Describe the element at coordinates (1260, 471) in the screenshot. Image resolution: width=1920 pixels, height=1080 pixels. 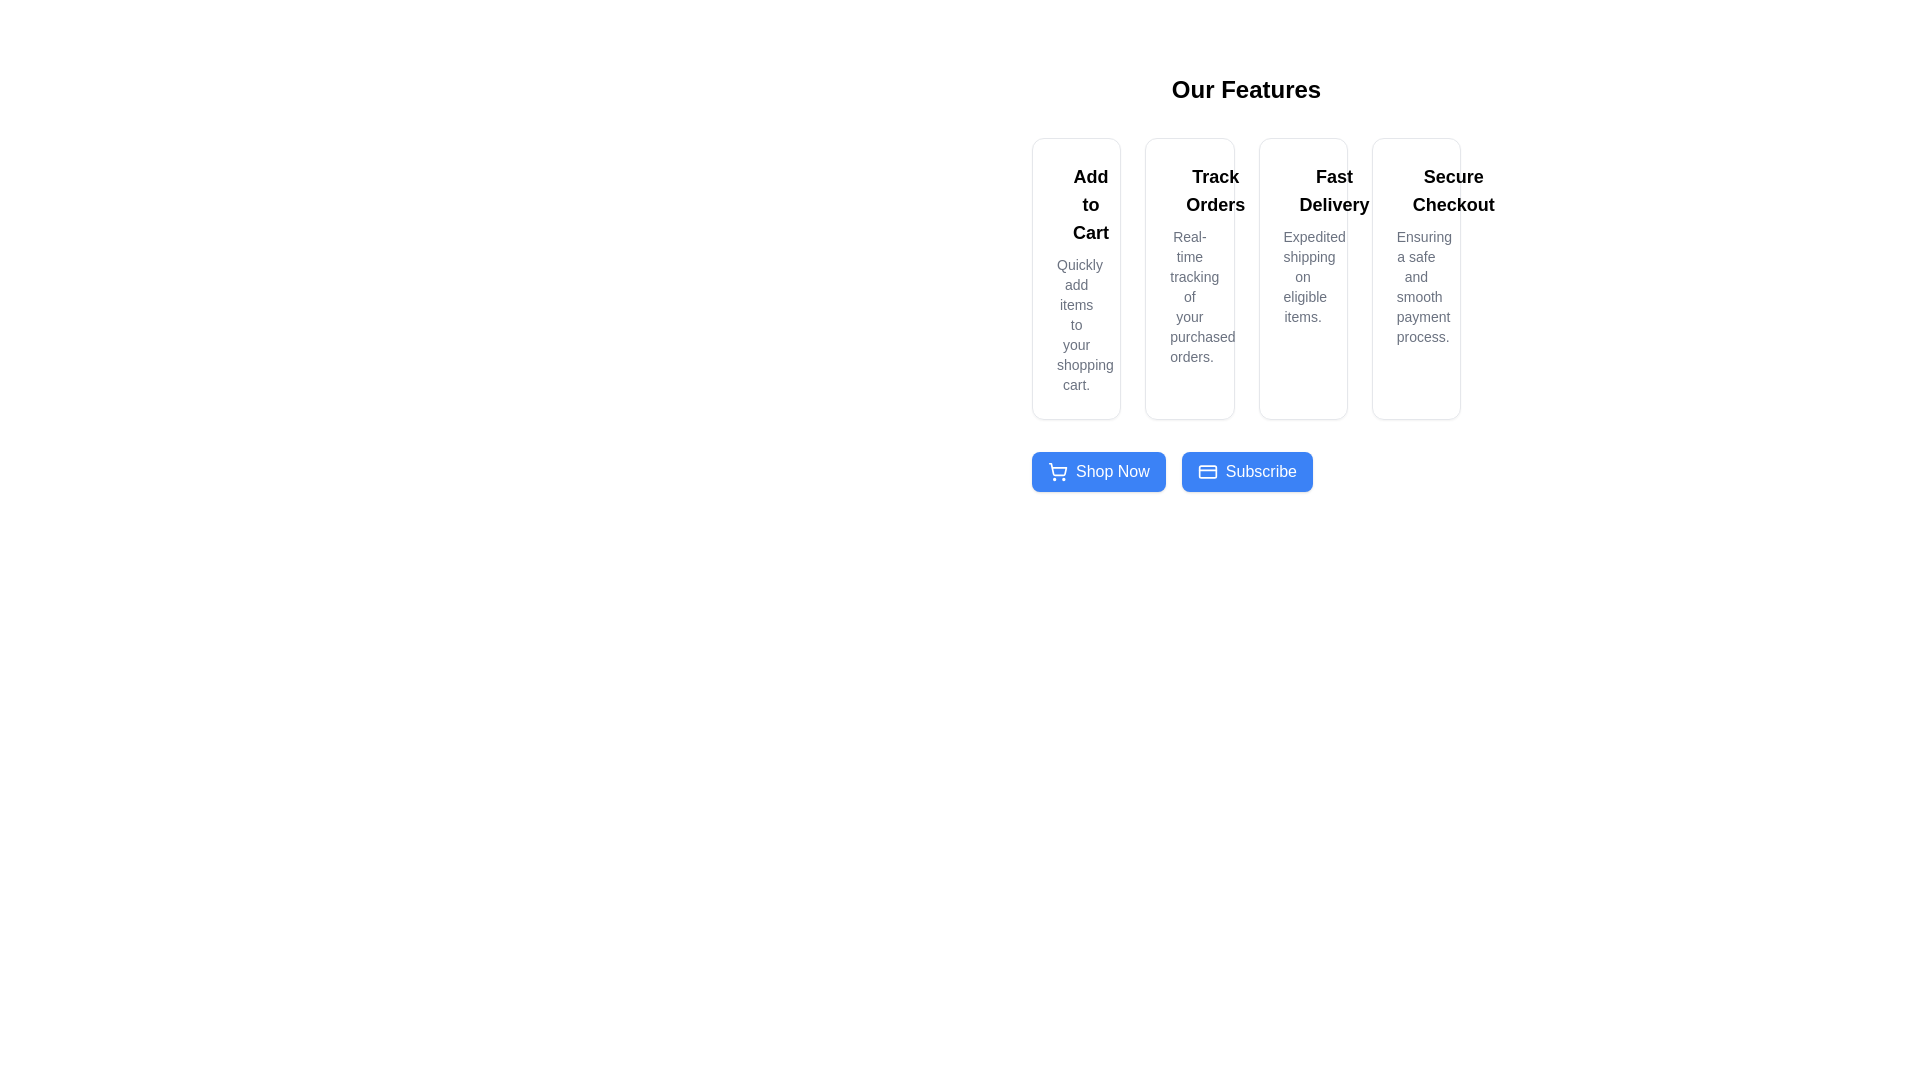
I see `the 'Subscribe' button, which is styled with white text on a blue background and is positioned to the right of the 'Shop Now' button` at that location.